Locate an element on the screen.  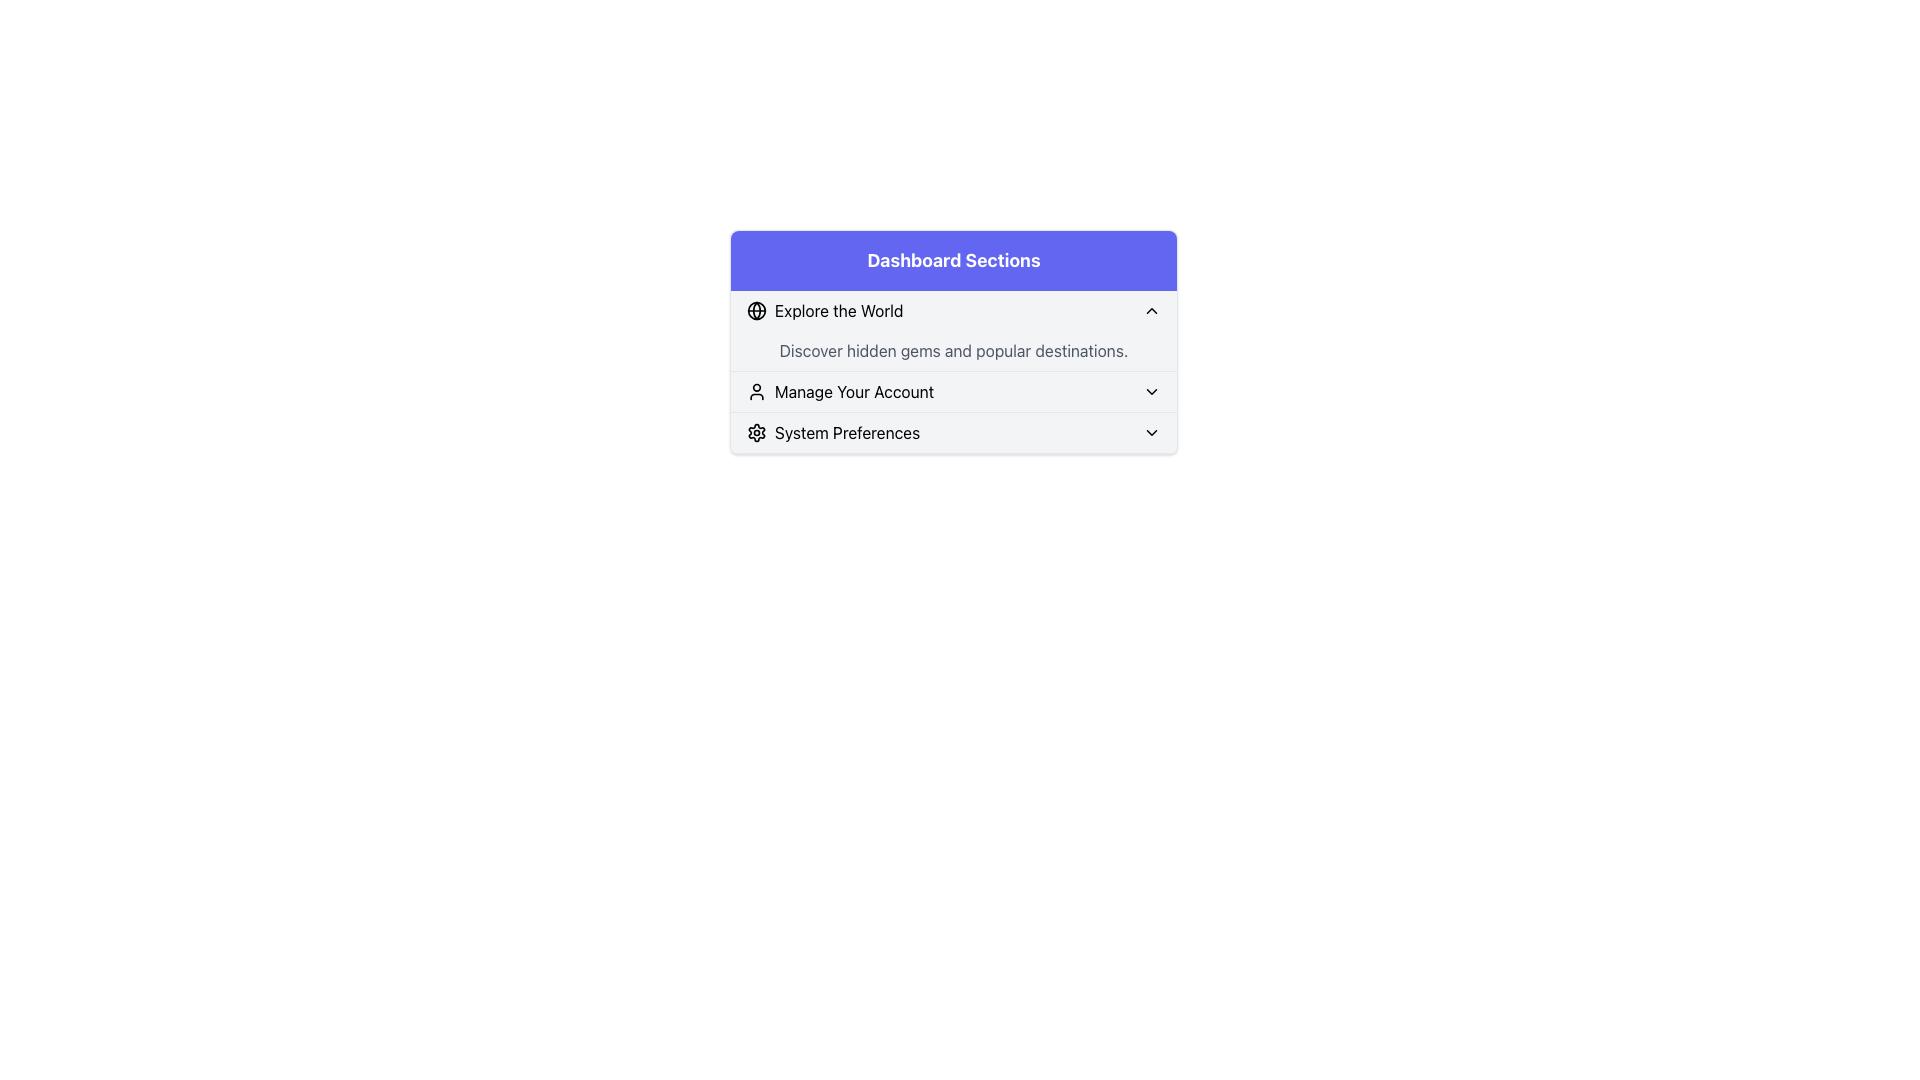
the descriptive subtitle text label that reads 'Discover hidden gems and popular destinations.' positioned under the 'Explore the World' section header is located at coordinates (953, 350).